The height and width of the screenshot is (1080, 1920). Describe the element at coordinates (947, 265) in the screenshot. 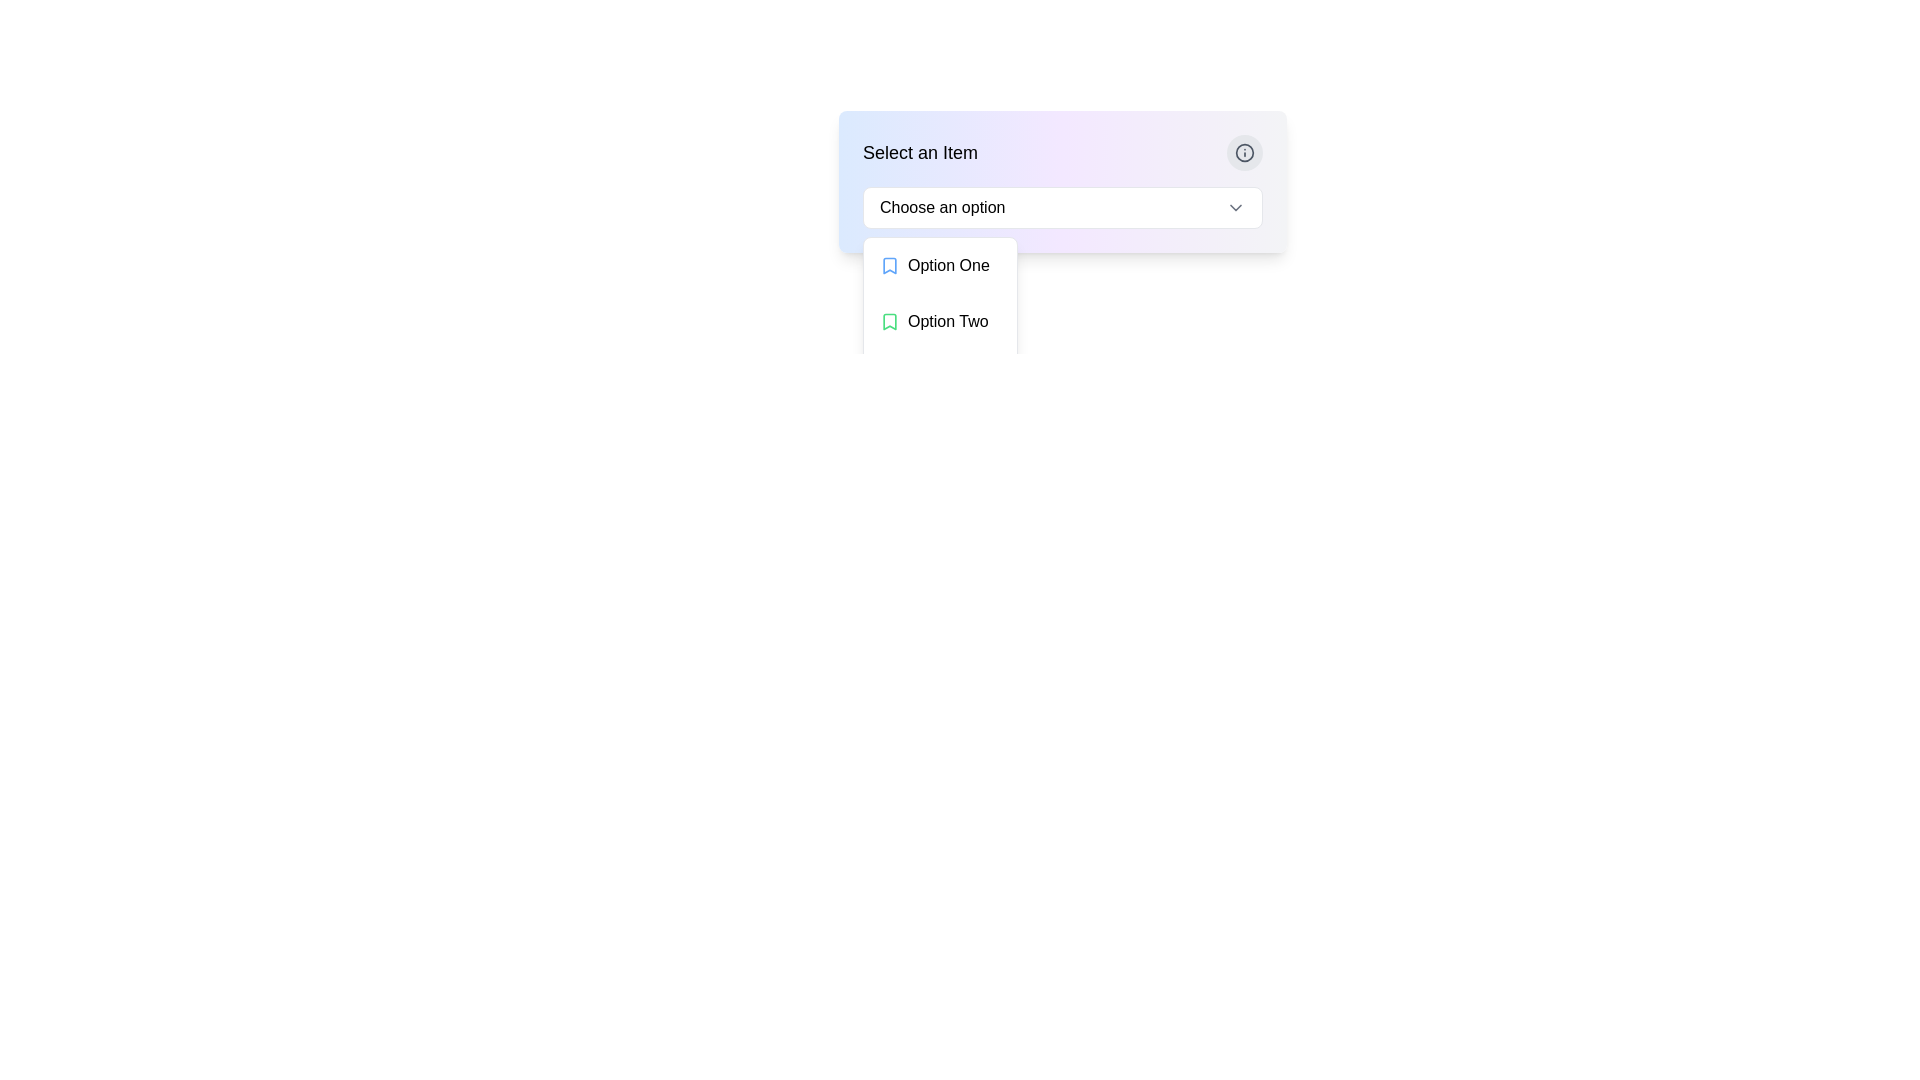

I see `the text label for the first option in the dropdown menu, which is located to the right of a bookmark icon` at that location.